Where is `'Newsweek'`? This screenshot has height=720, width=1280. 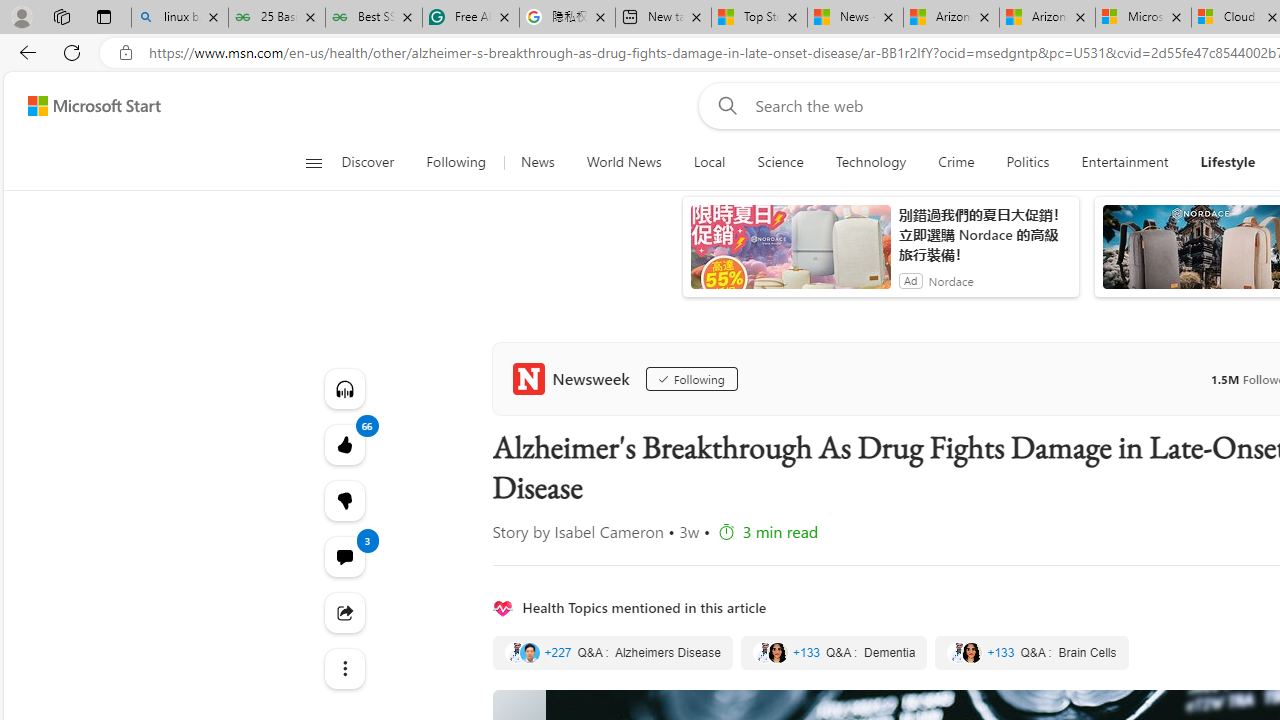 'Newsweek' is located at coordinates (573, 379).